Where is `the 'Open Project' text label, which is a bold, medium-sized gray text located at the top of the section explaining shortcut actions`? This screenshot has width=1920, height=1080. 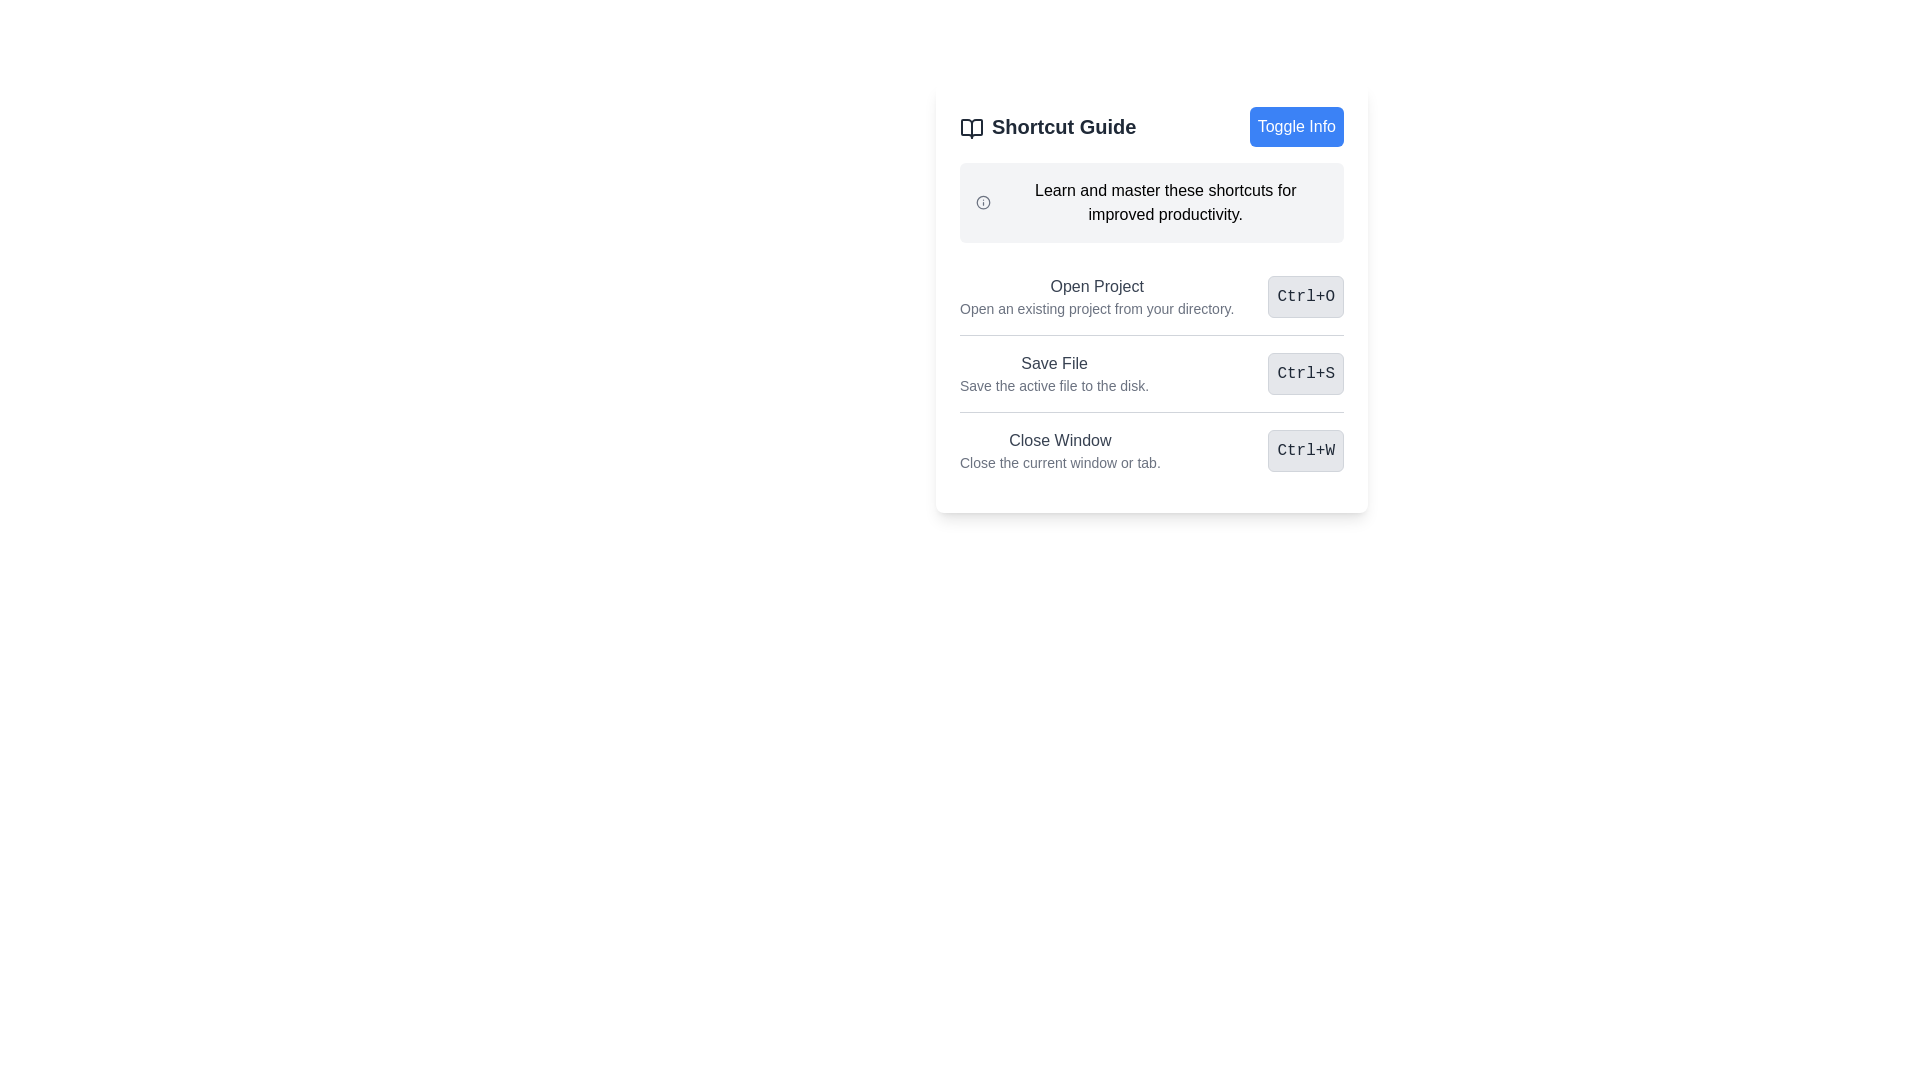
the 'Open Project' text label, which is a bold, medium-sized gray text located at the top of the section explaining shortcut actions is located at coordinates (1096, 286).